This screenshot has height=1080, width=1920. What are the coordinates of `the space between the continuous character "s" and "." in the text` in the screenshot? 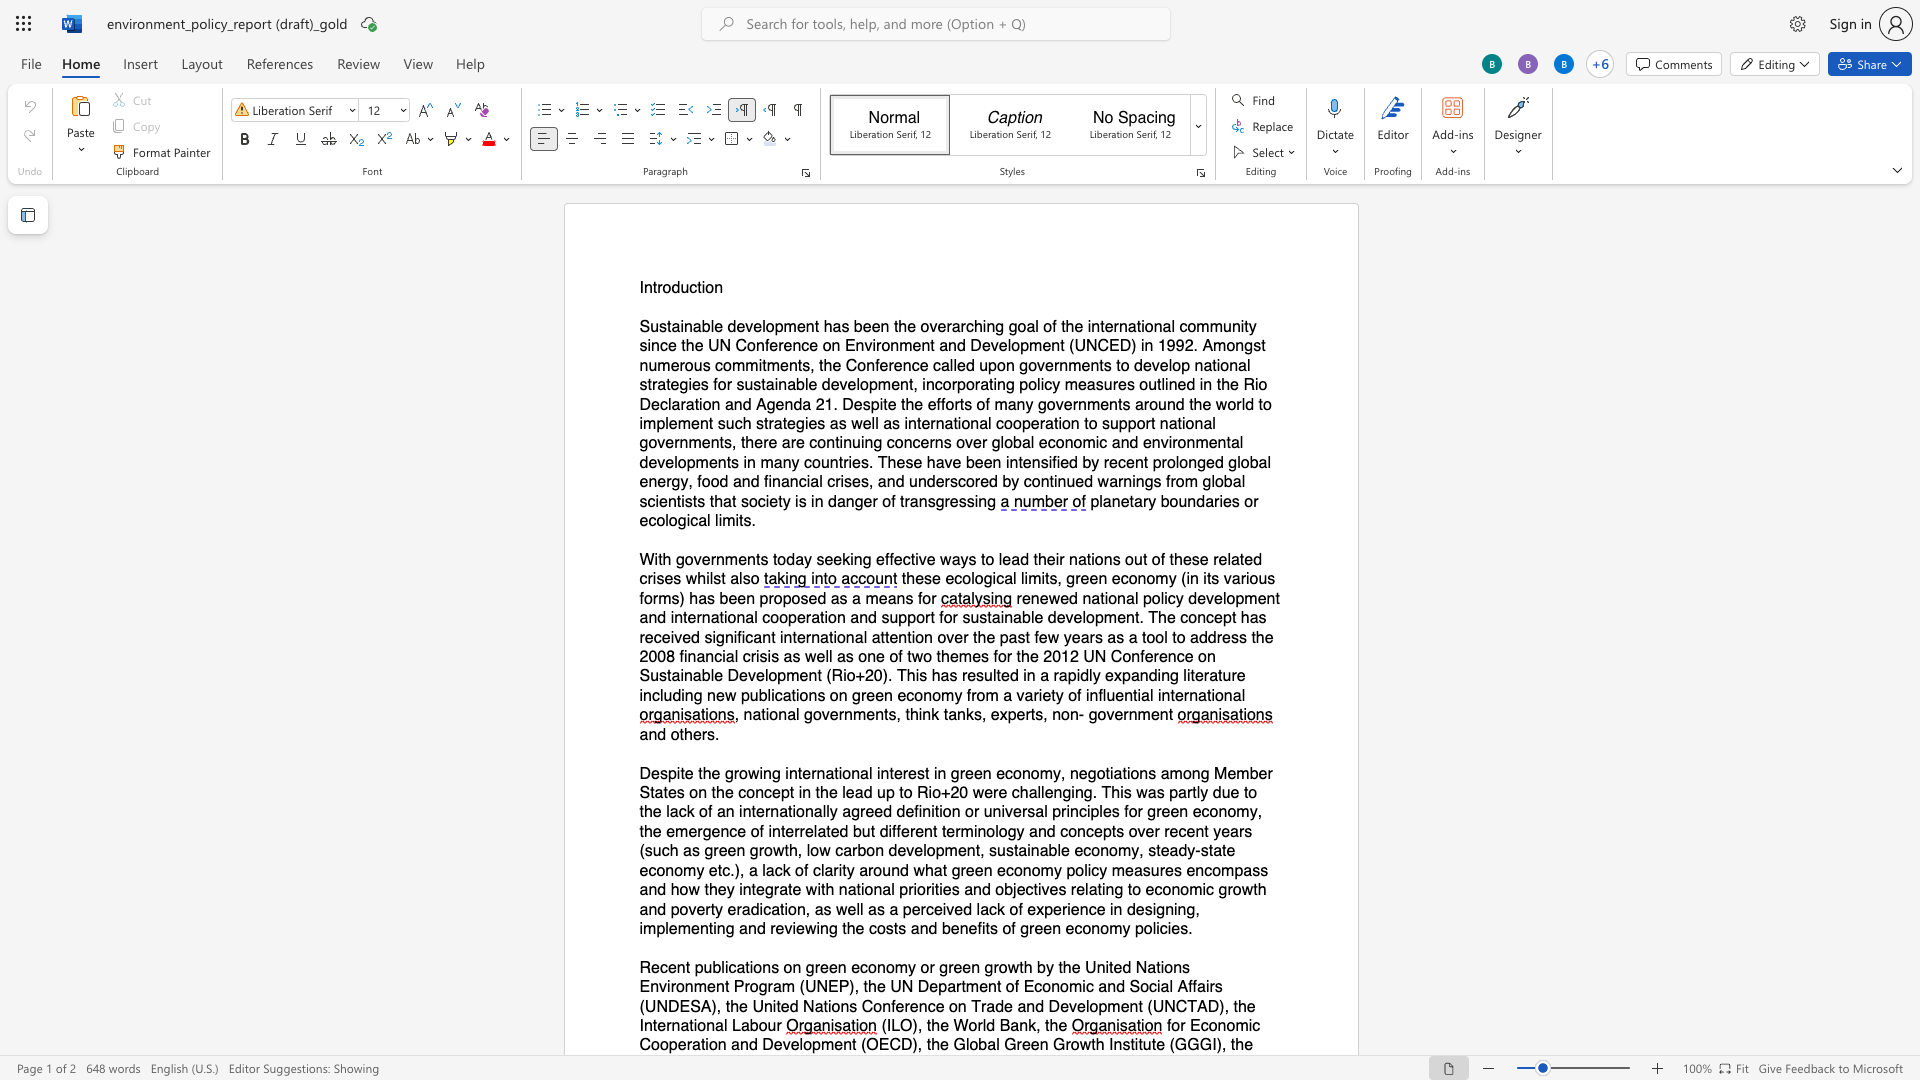 It's located at (749, 520).